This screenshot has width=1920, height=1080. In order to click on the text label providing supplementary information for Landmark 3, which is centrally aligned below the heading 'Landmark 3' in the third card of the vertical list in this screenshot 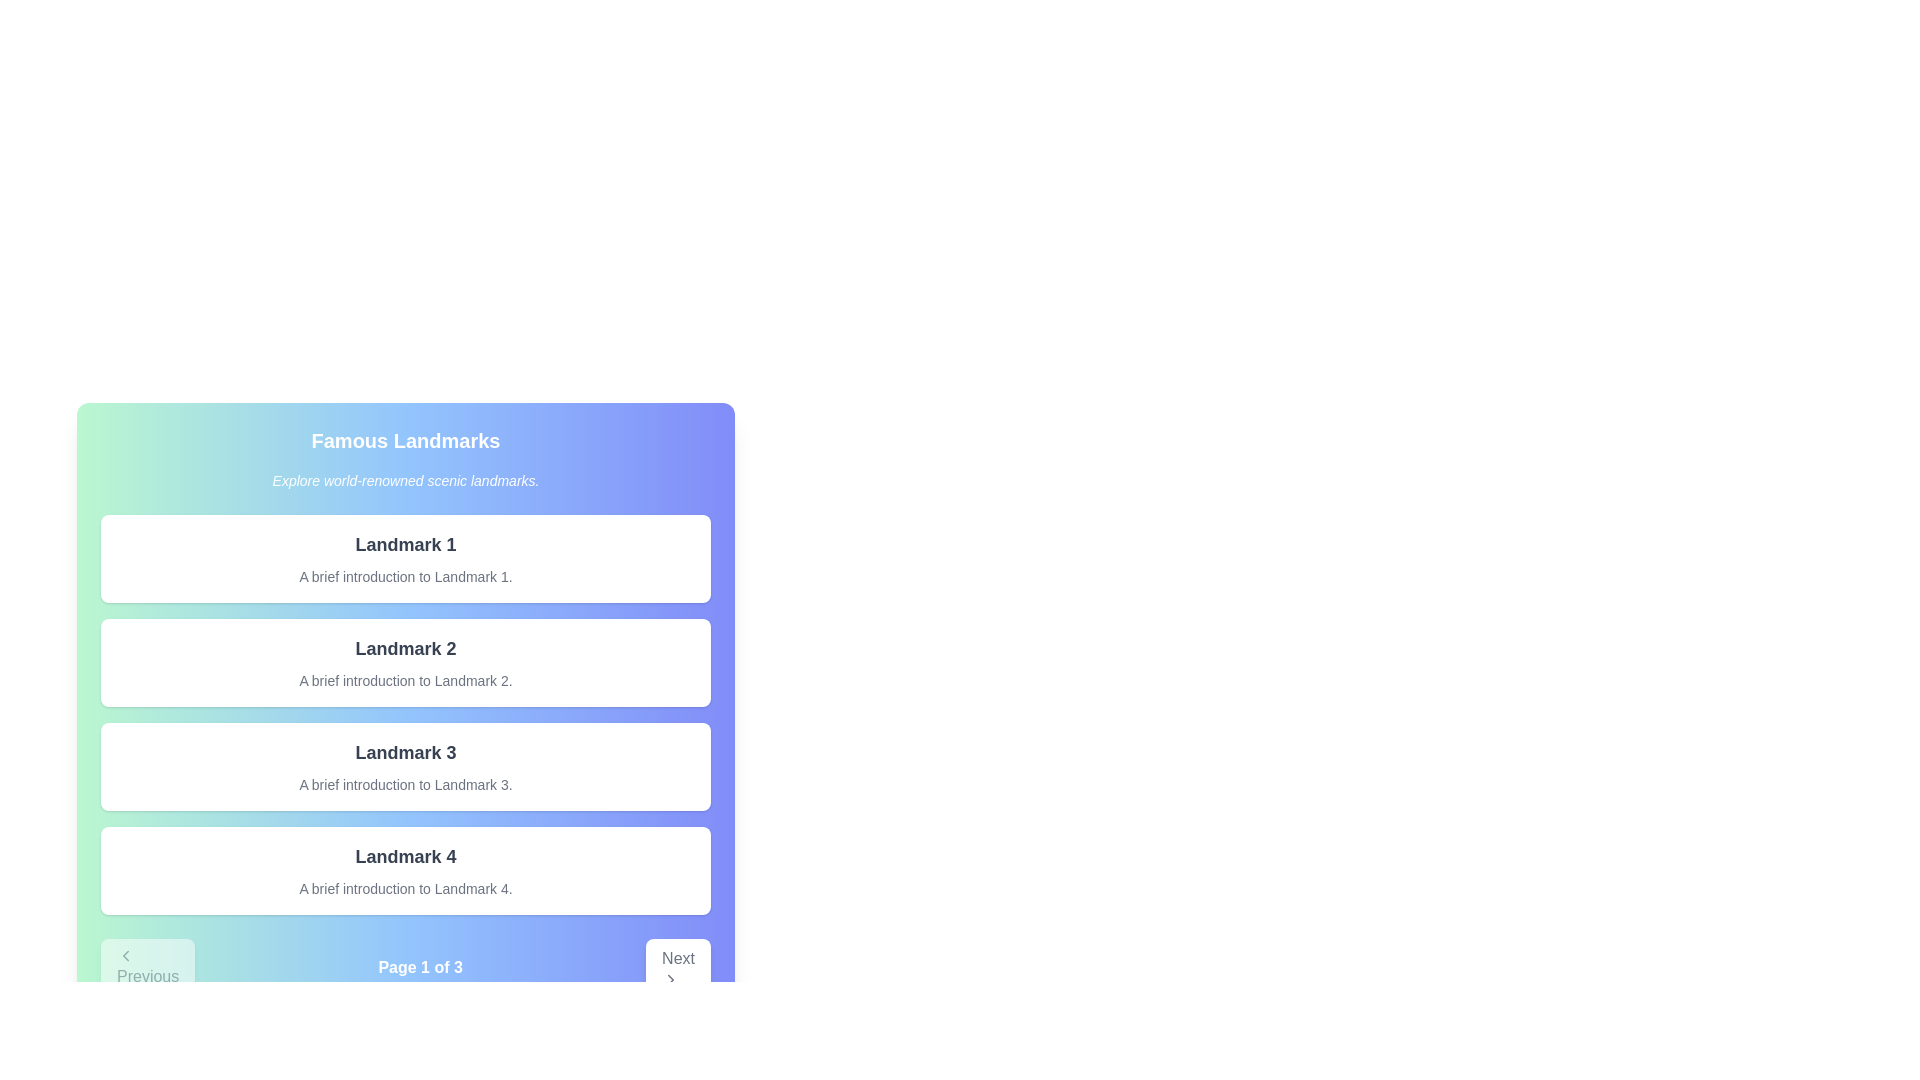, I will do `click(405, 784)`.